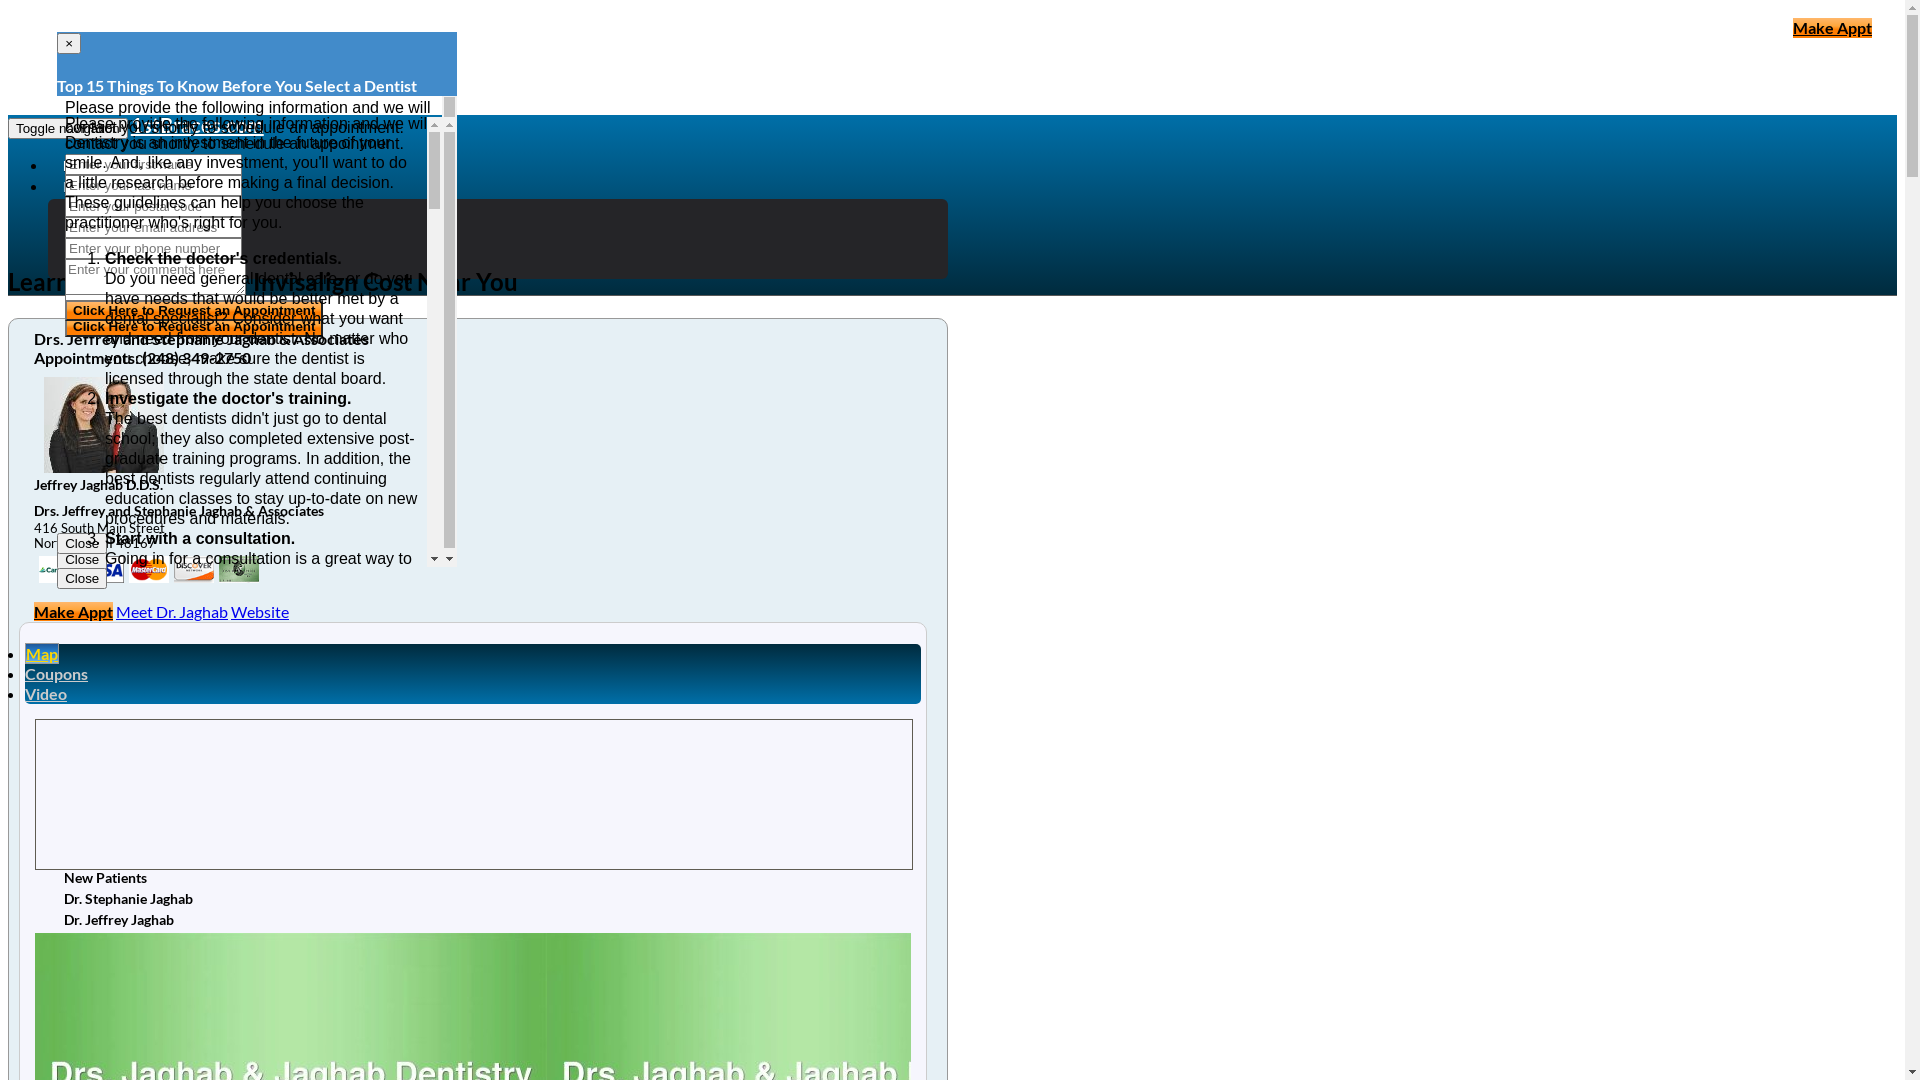 This screenshot has height=1080, width=1920. Describe the element at coordinates (8, 128) in the screenshot. I see `'Toggle navigation'` at that location.